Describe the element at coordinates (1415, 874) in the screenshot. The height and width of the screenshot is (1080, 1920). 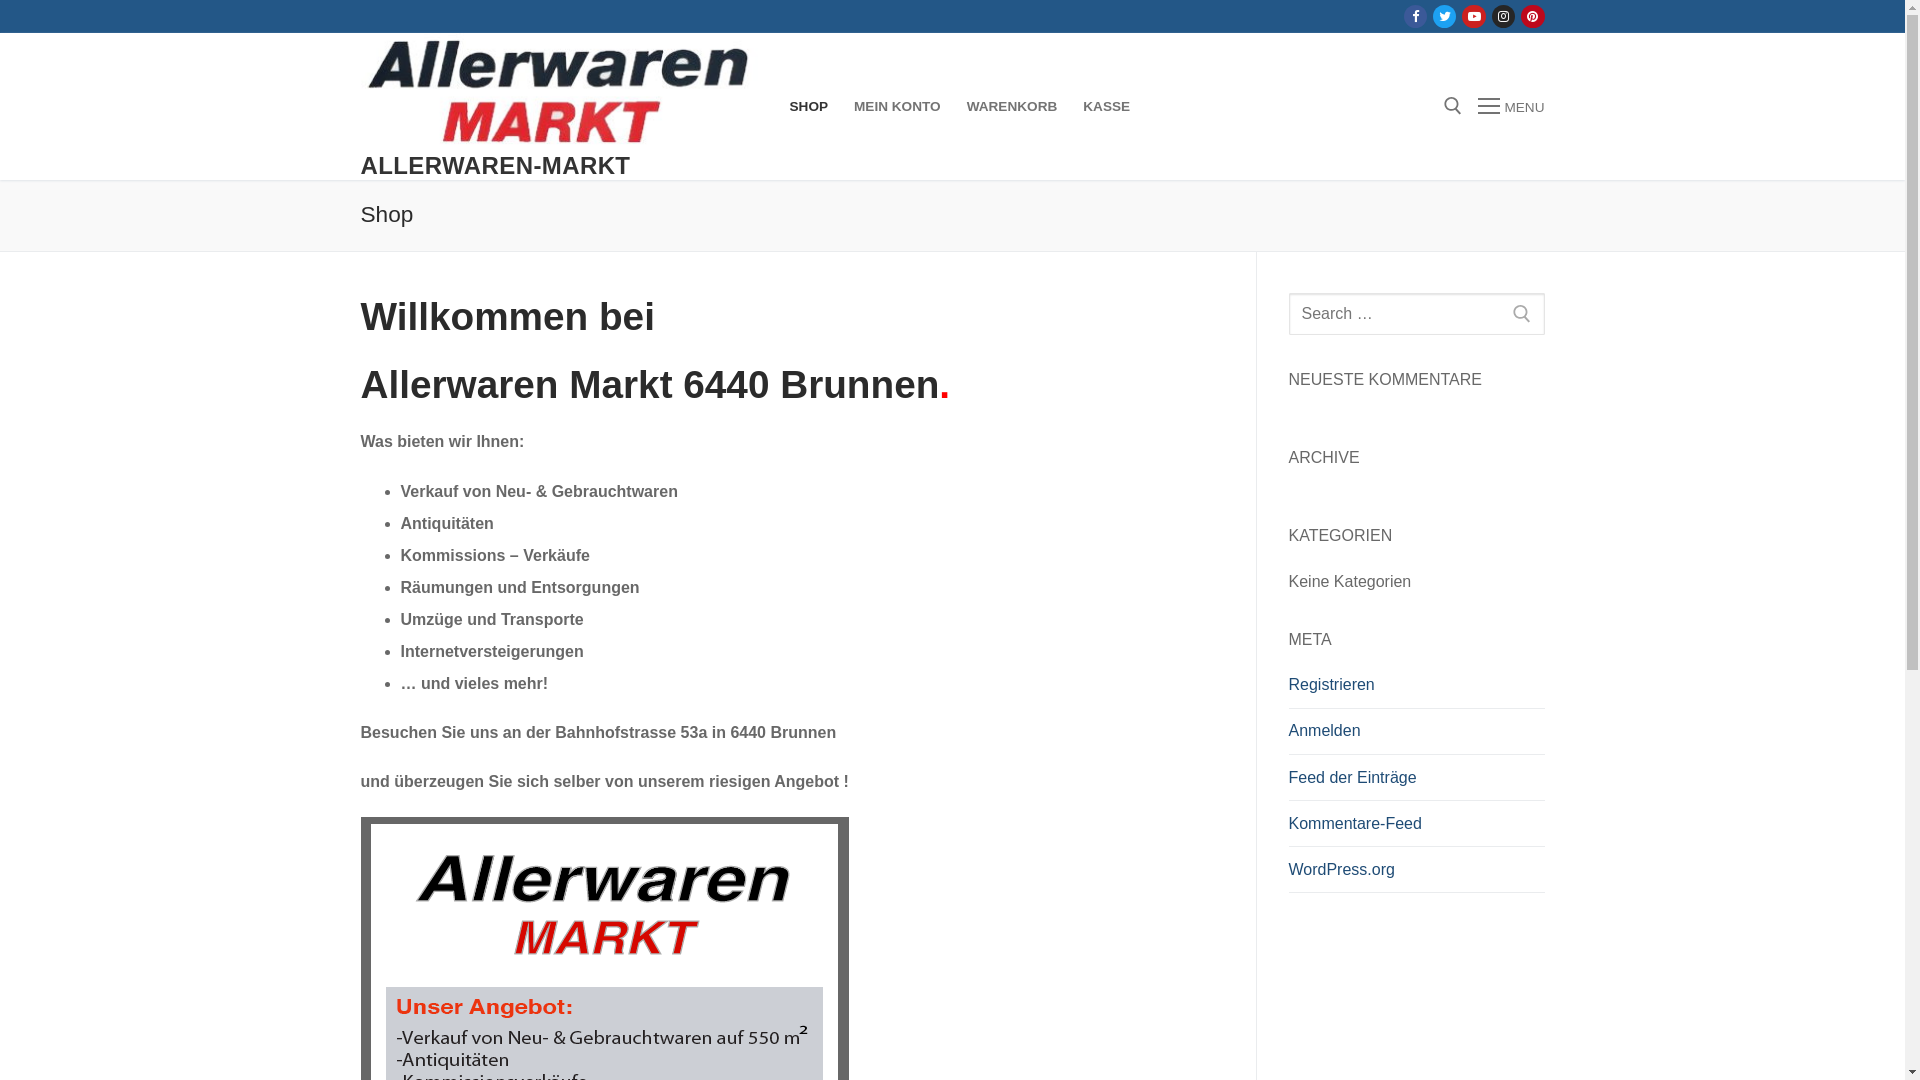
I see `'WordPress.org'` at that location.